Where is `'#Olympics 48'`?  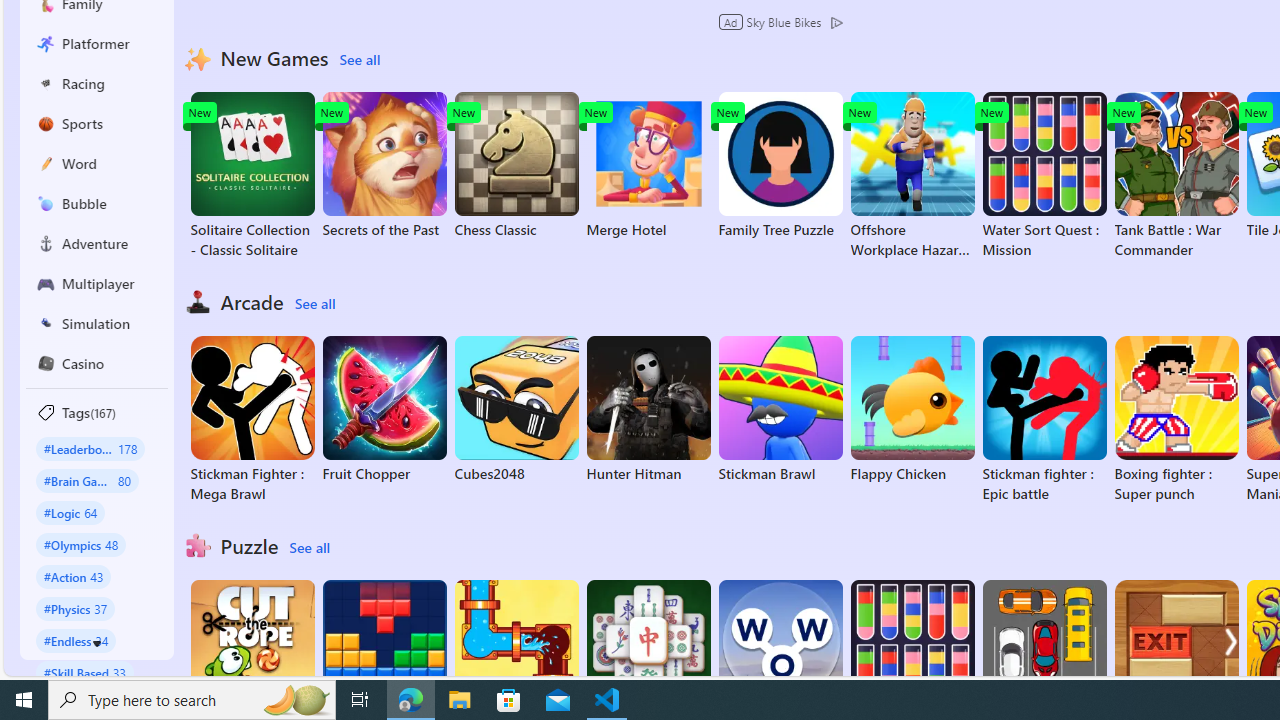
'#Olympics 48' is located at coordinates (80, 544).